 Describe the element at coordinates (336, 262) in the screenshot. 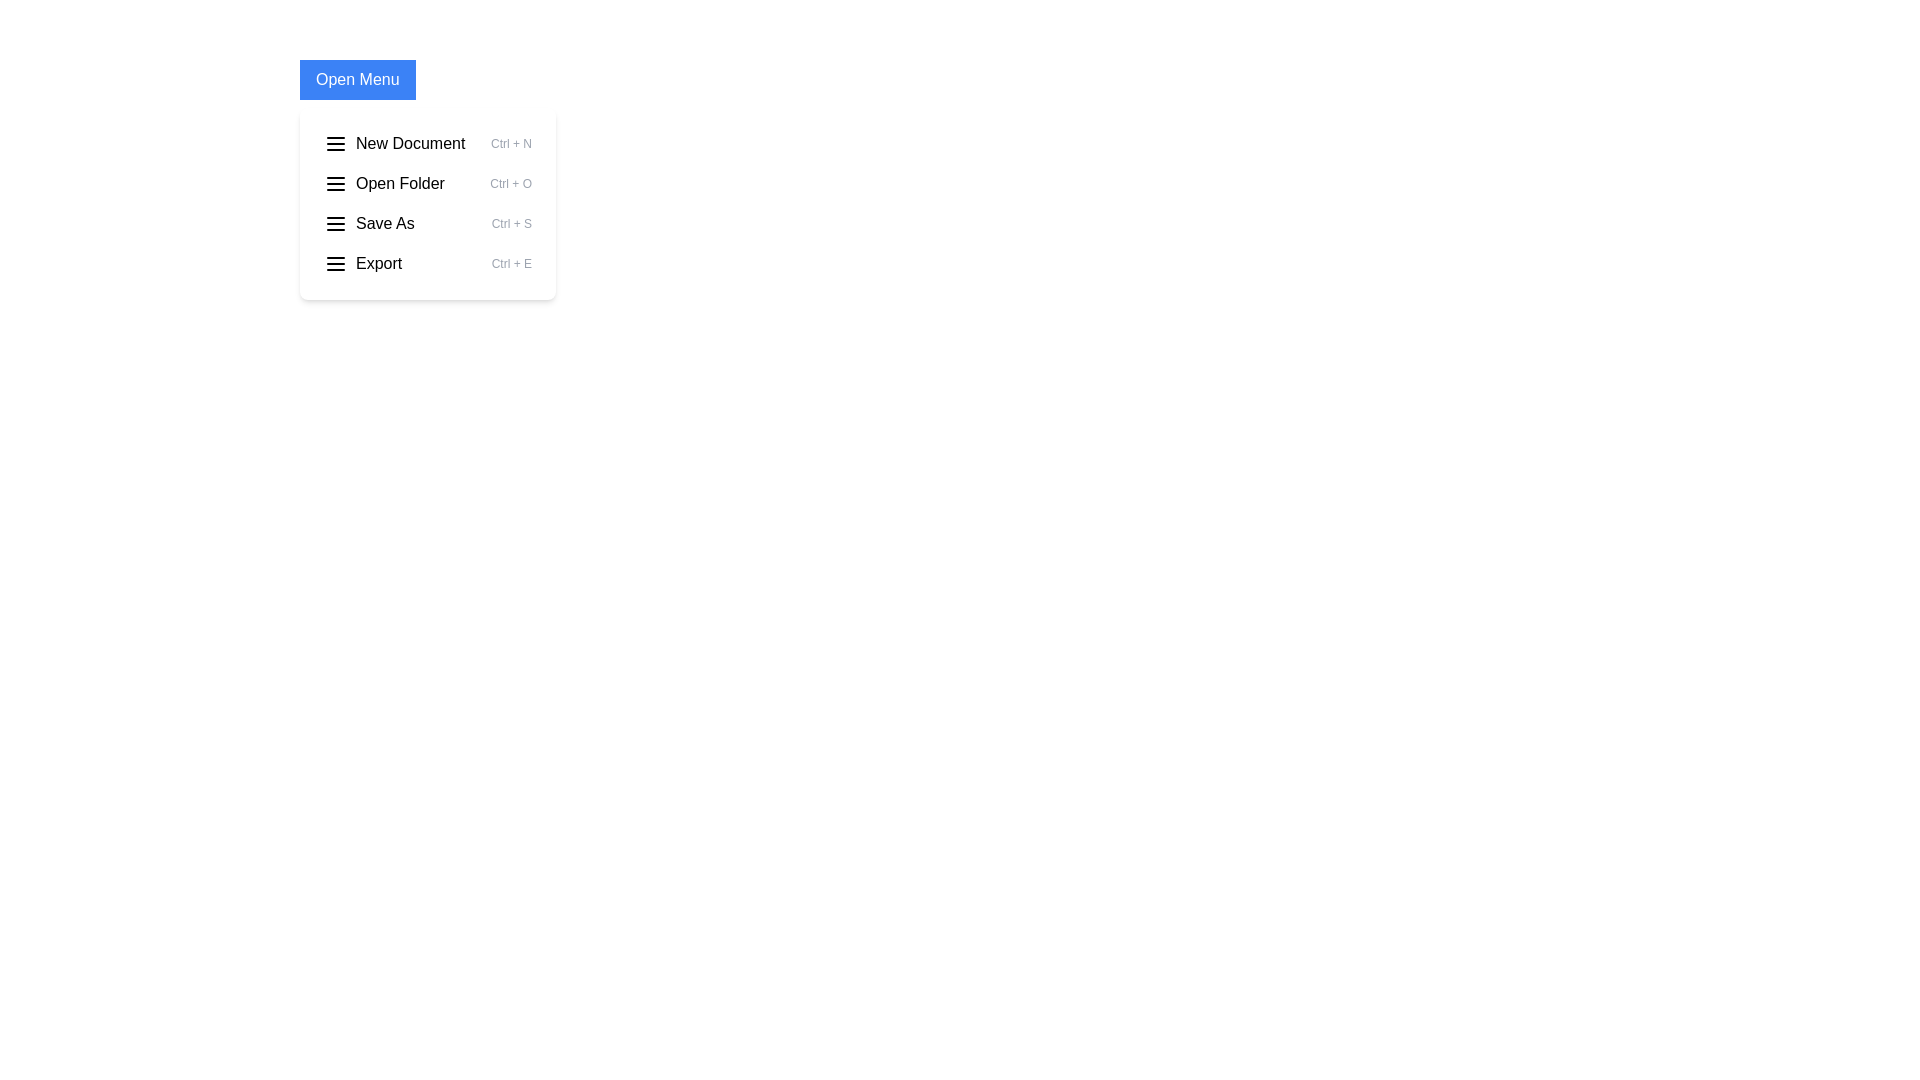

I see `the menu icon represented by three horizontal lines stacked vertically, located to the left of the 'Export' menu option` at that location.